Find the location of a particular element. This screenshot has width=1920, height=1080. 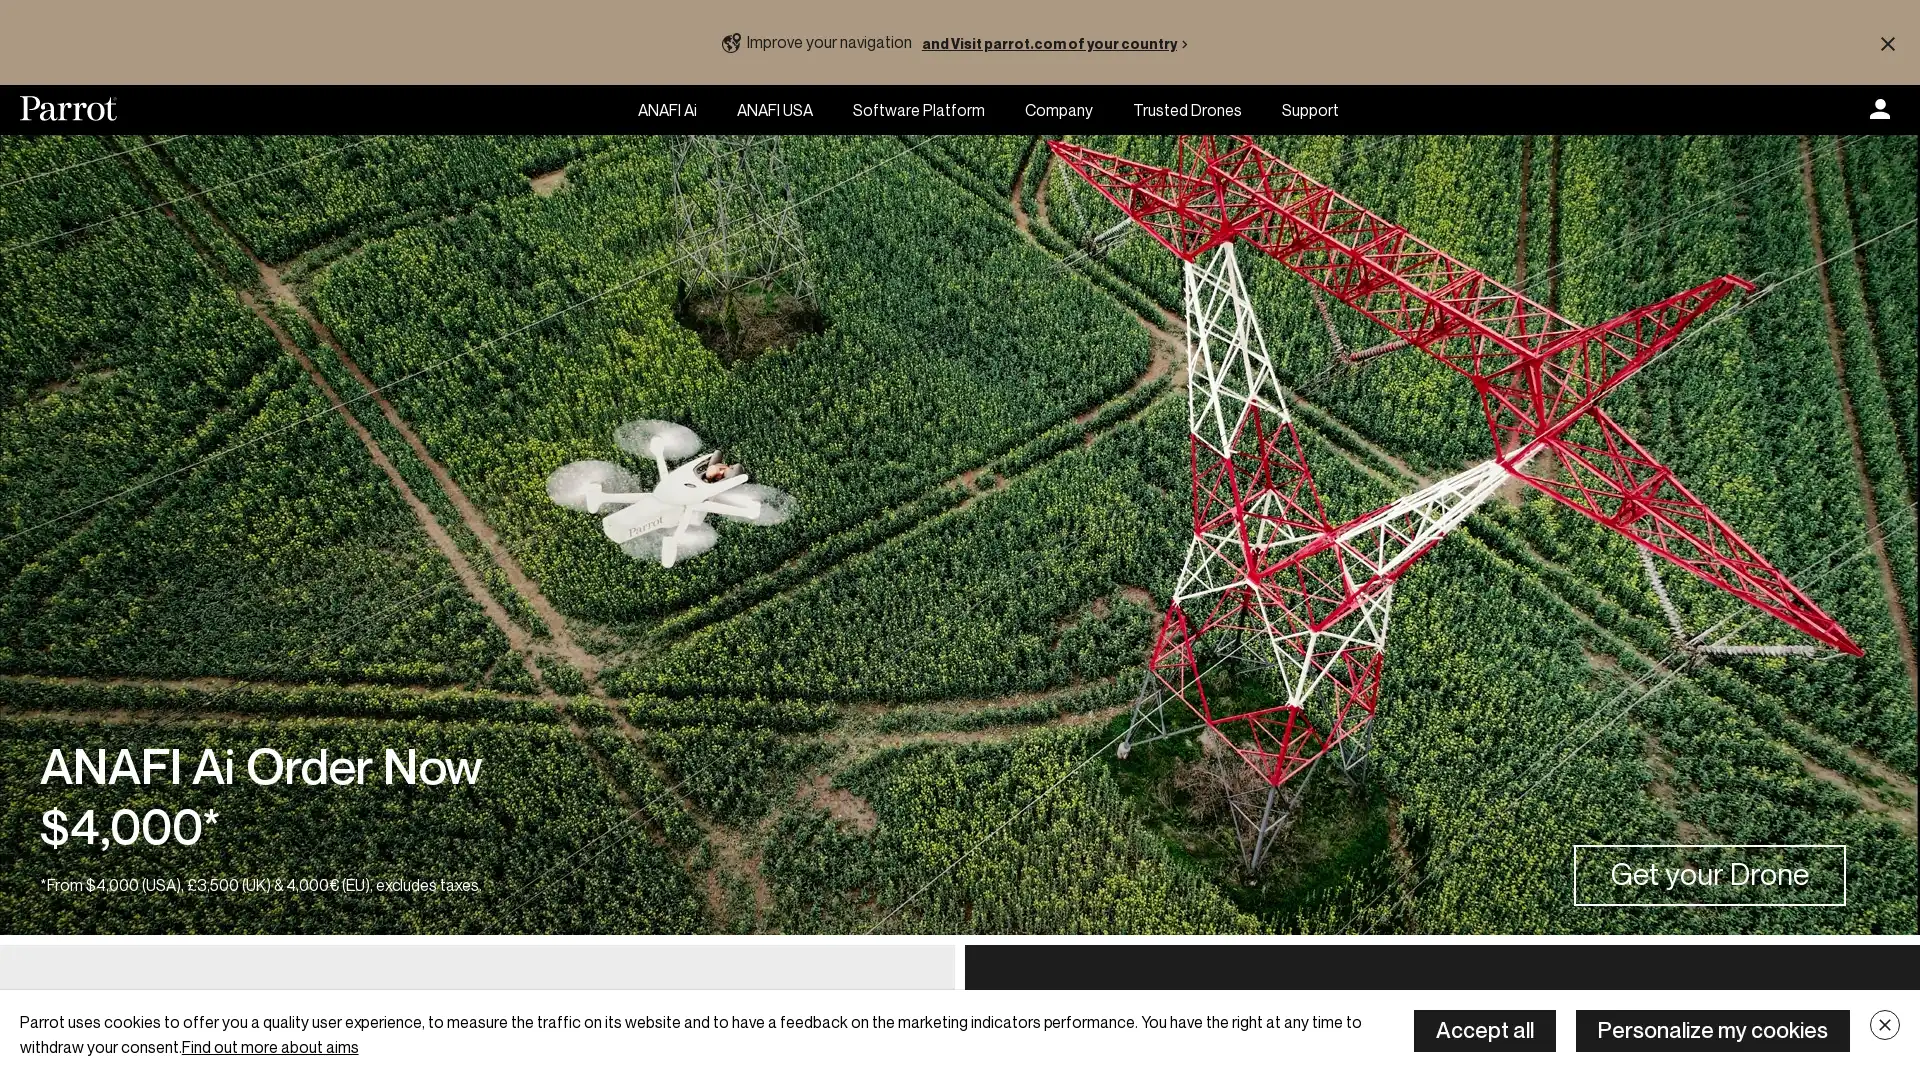

and Visit parrot.com of your country go to my shop is located at coordinates (1058, 42).